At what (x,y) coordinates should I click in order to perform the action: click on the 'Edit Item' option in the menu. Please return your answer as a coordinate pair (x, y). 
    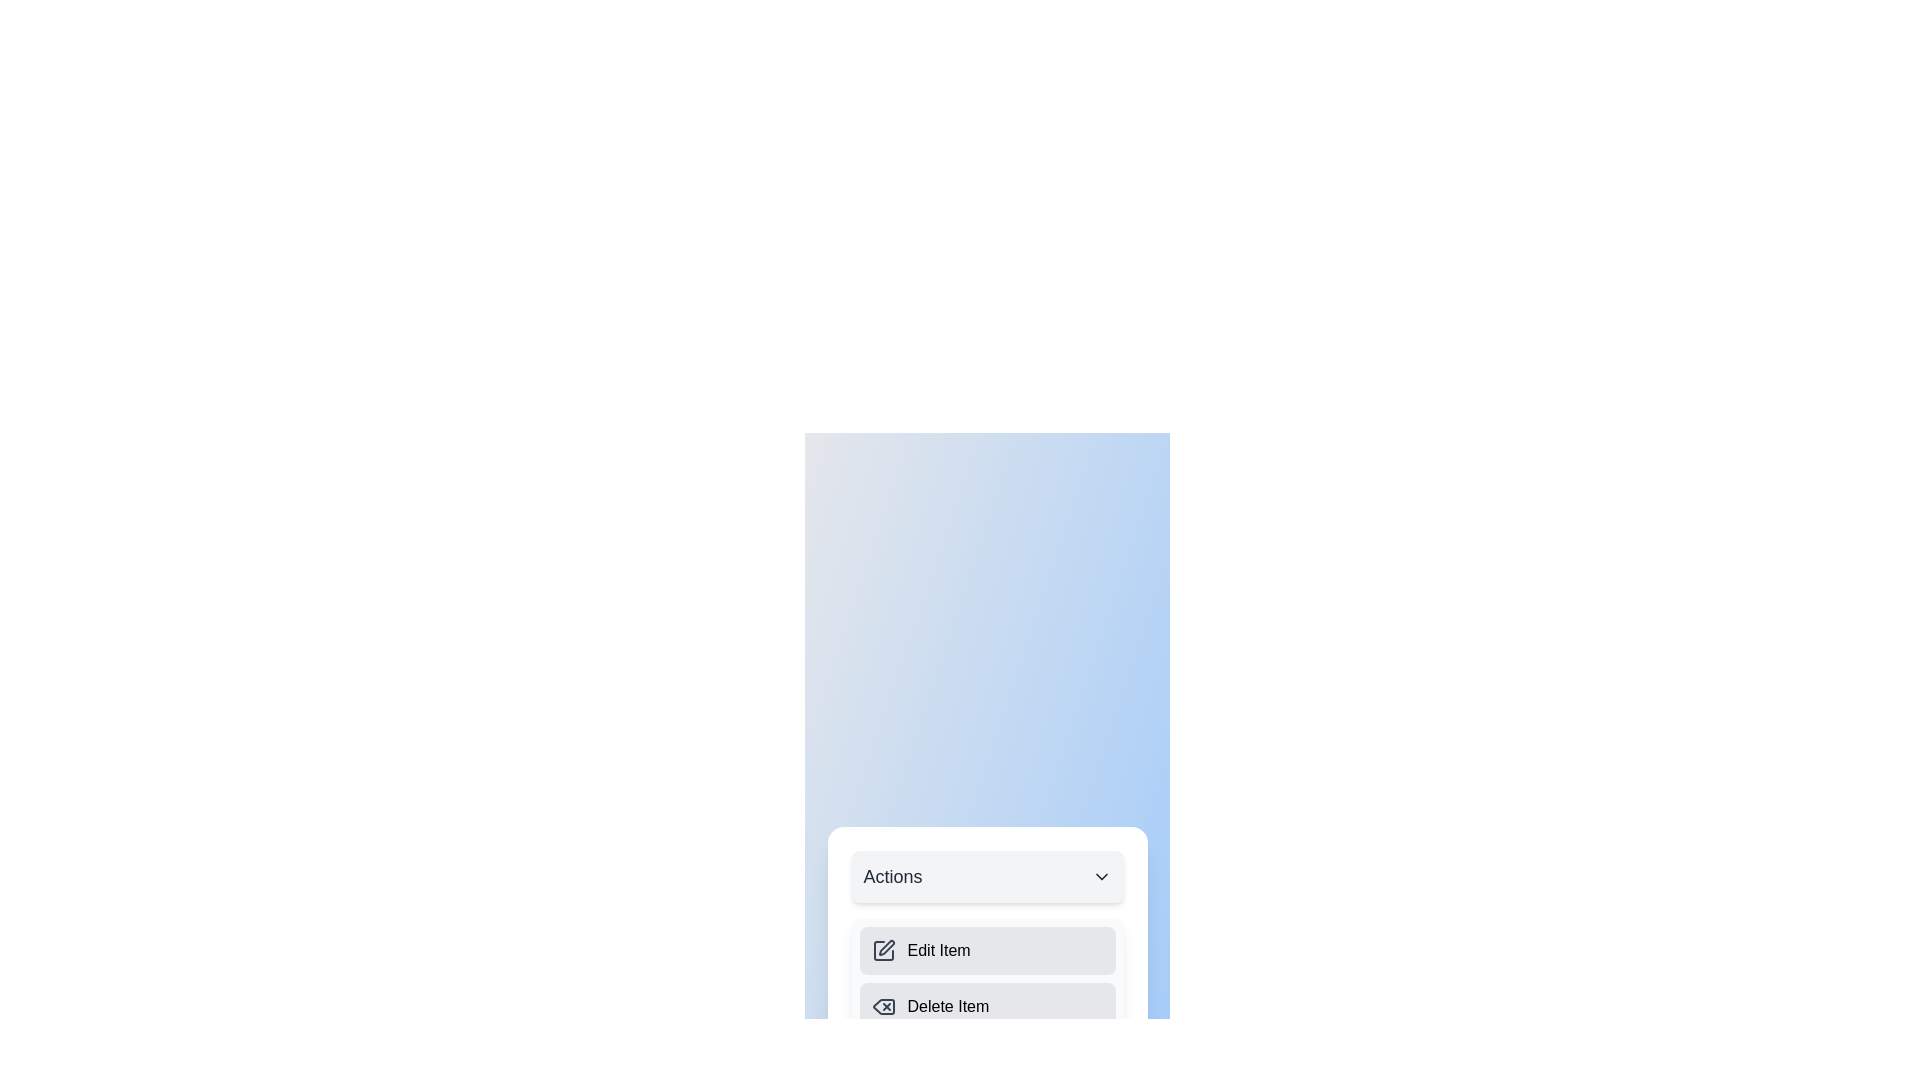
    Looking at the image, I should click on (987, 950).